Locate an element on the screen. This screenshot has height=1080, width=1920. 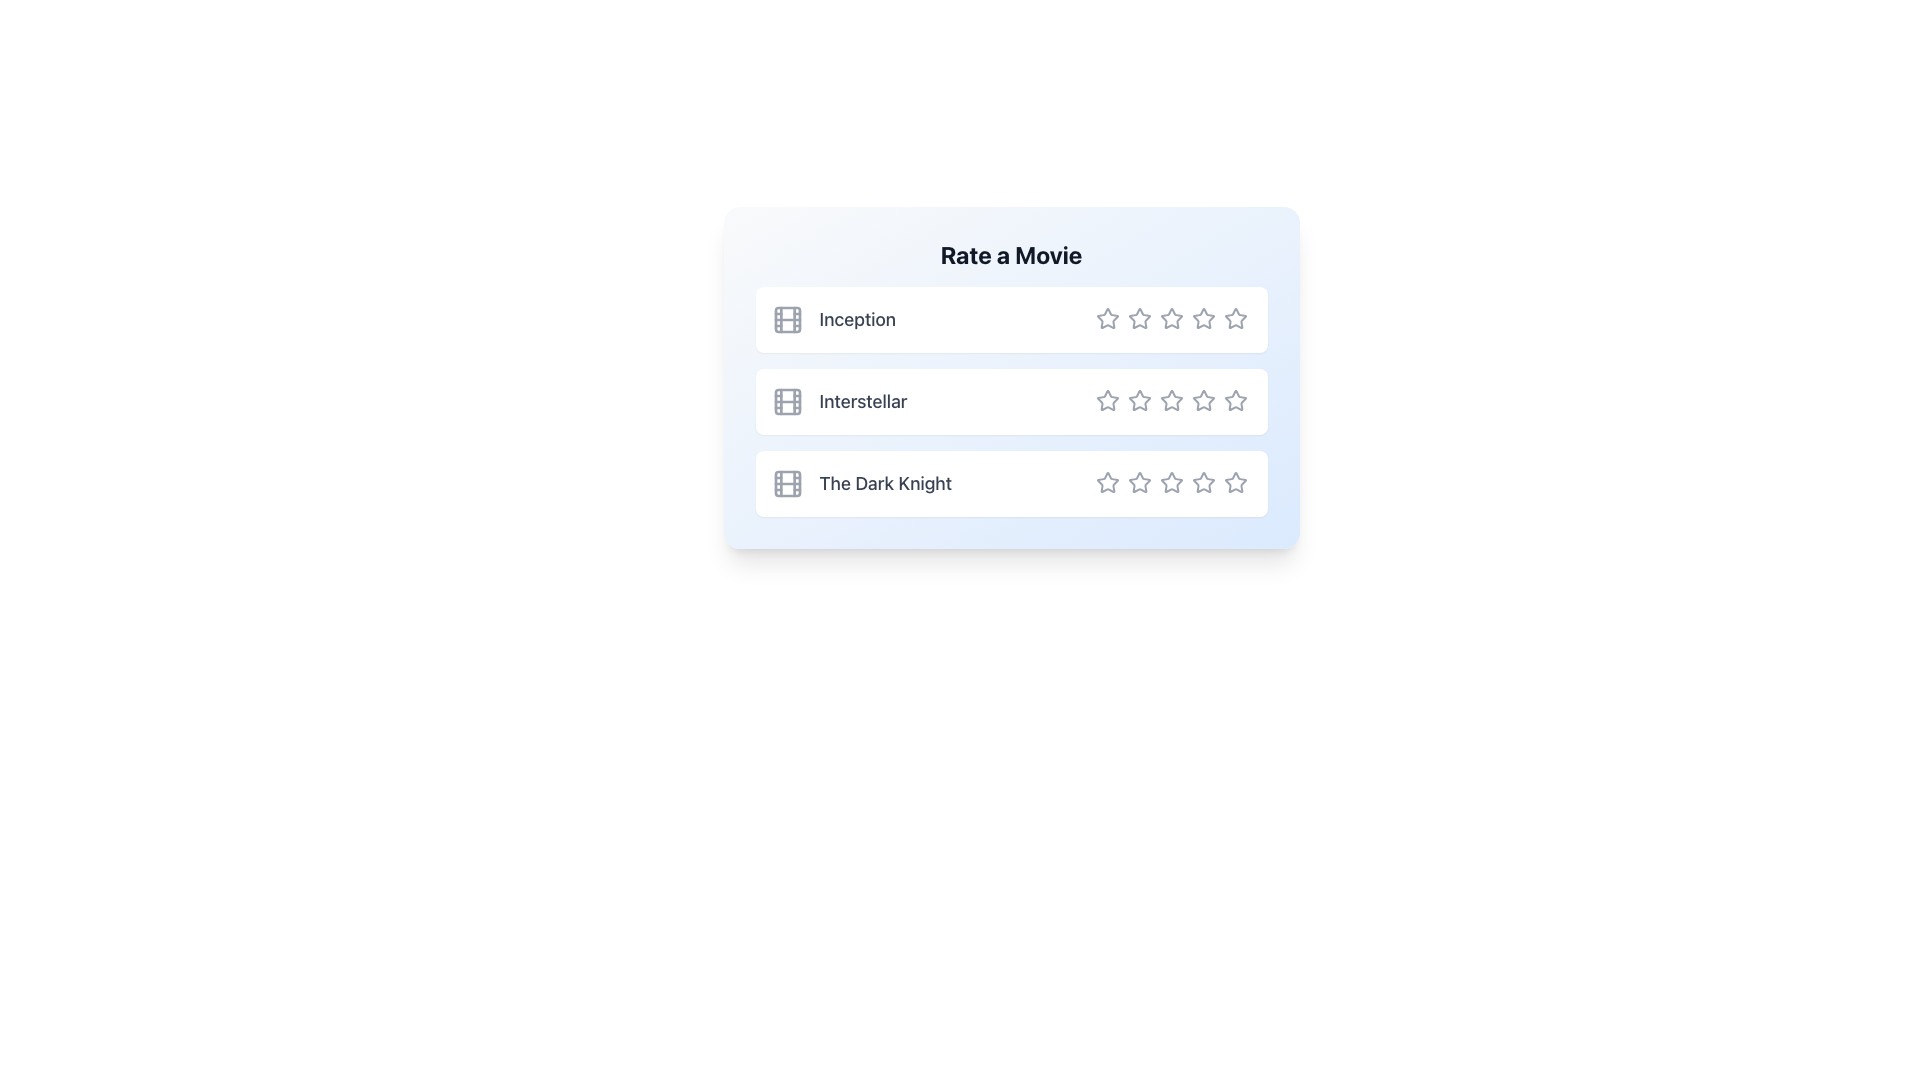
the second gray star icon in the rating tool for the movie 'Inception' is located at coordinates (1139, 318).